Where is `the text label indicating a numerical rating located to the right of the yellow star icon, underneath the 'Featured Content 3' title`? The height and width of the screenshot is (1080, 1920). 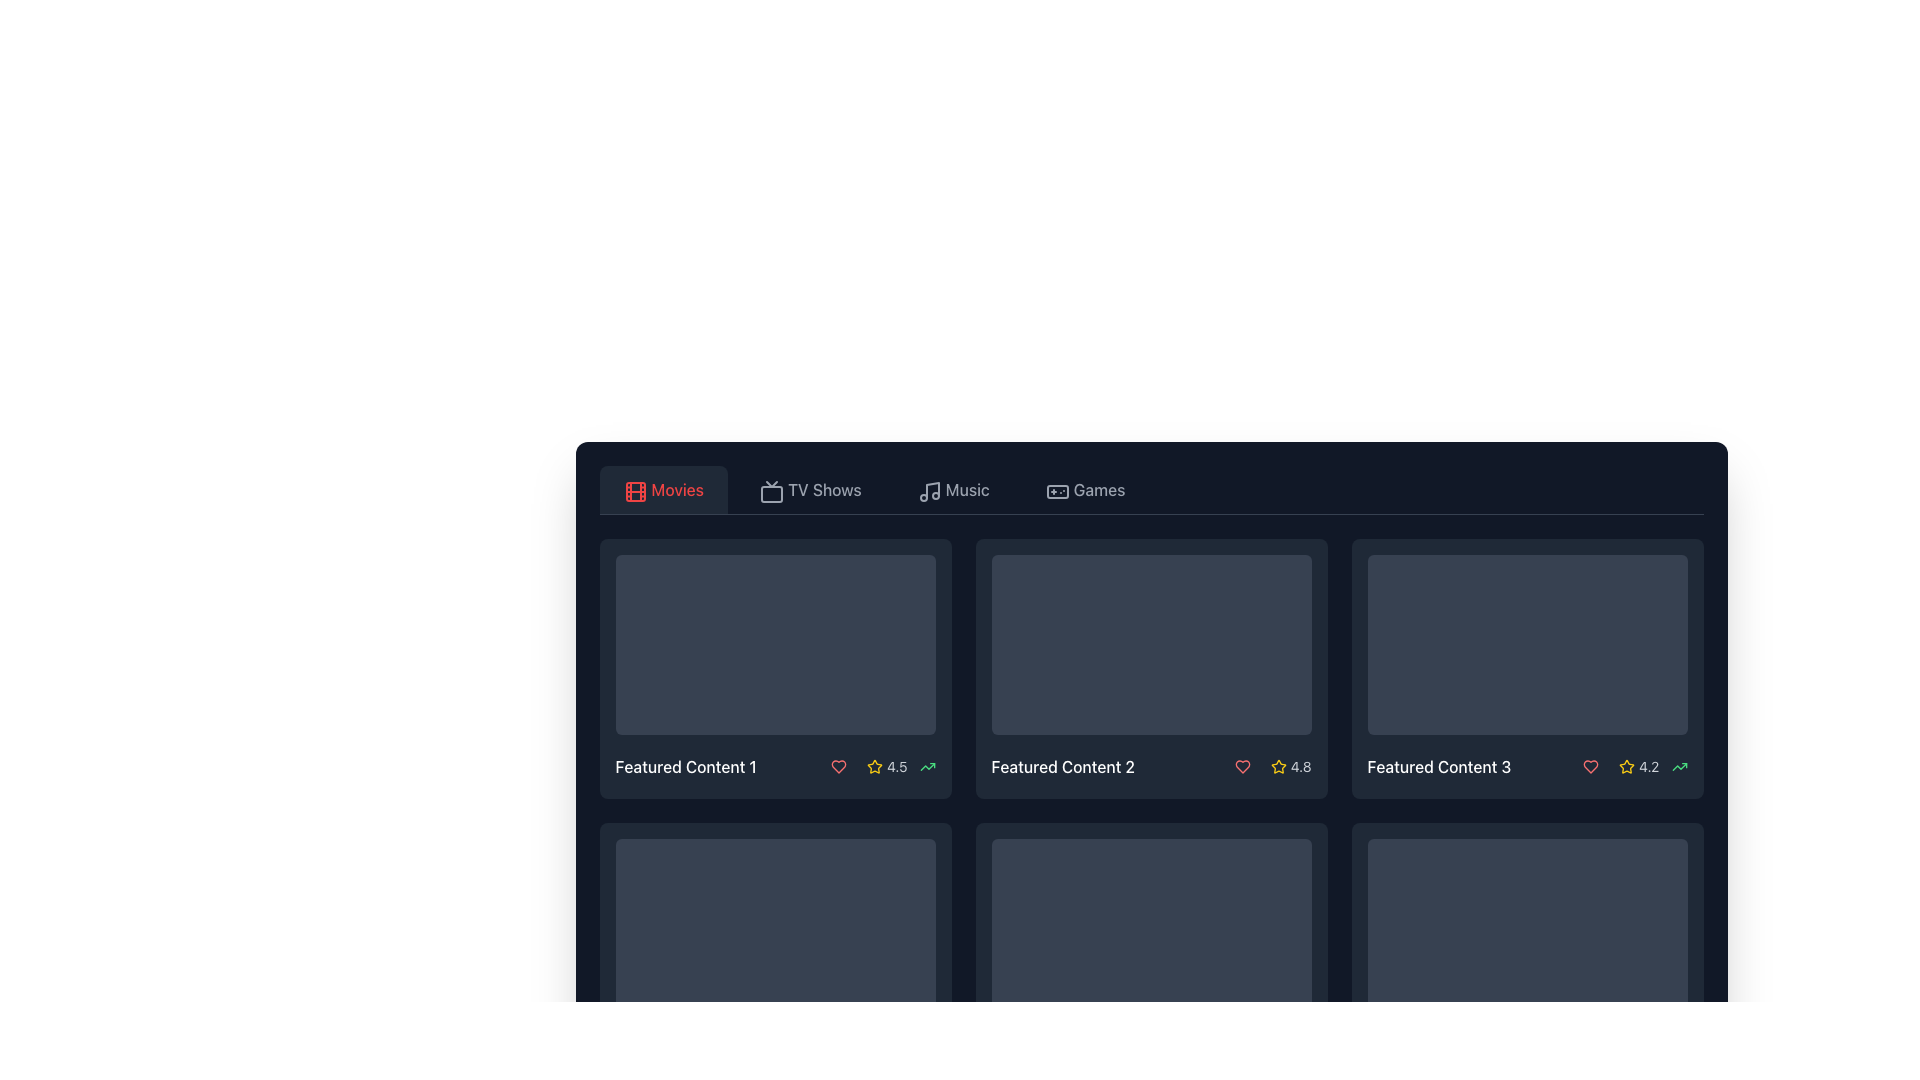
the text label indicating a numerical rating located to the right of the yellow star icon, underneath the 'Featured Content 3' title is located at coordinates (1649, 766).